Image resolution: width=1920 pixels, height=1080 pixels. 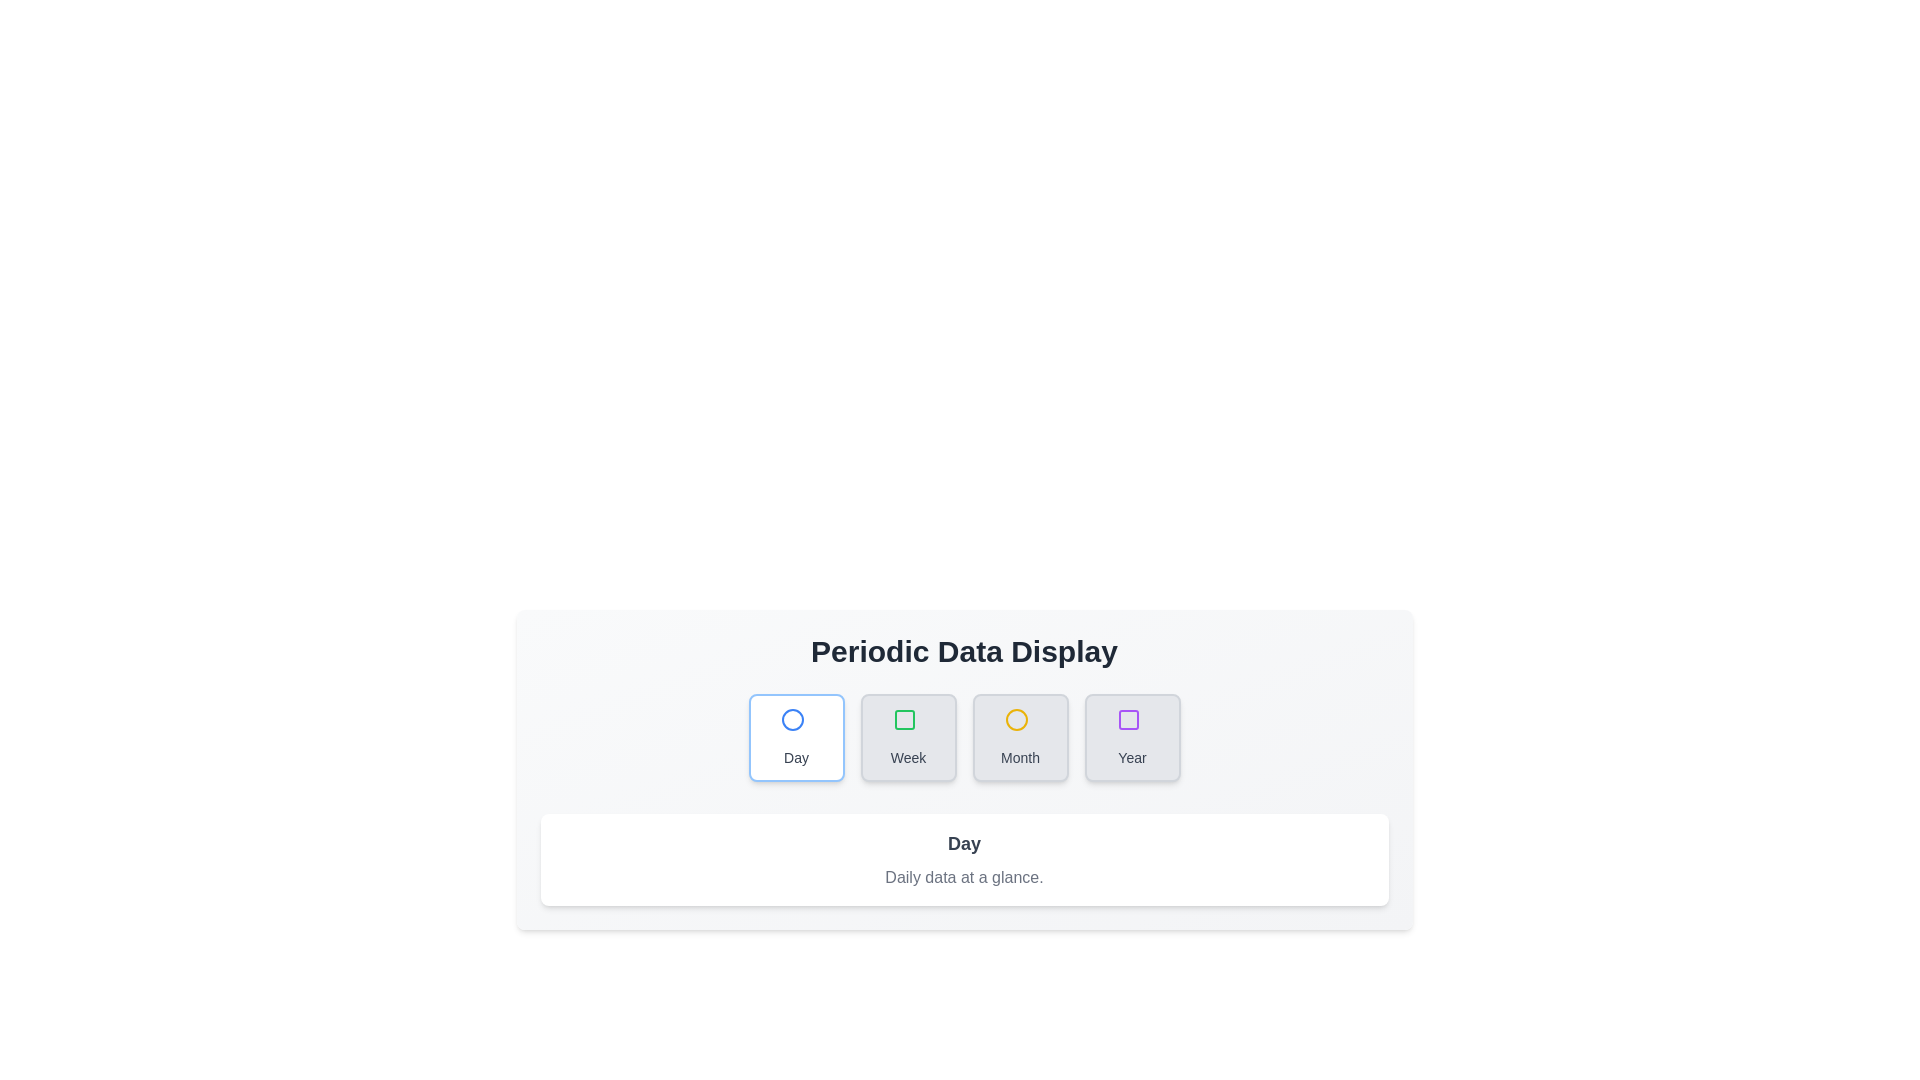 What do you see at coordinates (795, 737) in the screenshot?
I see `the first button in the row under the title 'Periodic Data Display'` at bounding box center [795, 737].